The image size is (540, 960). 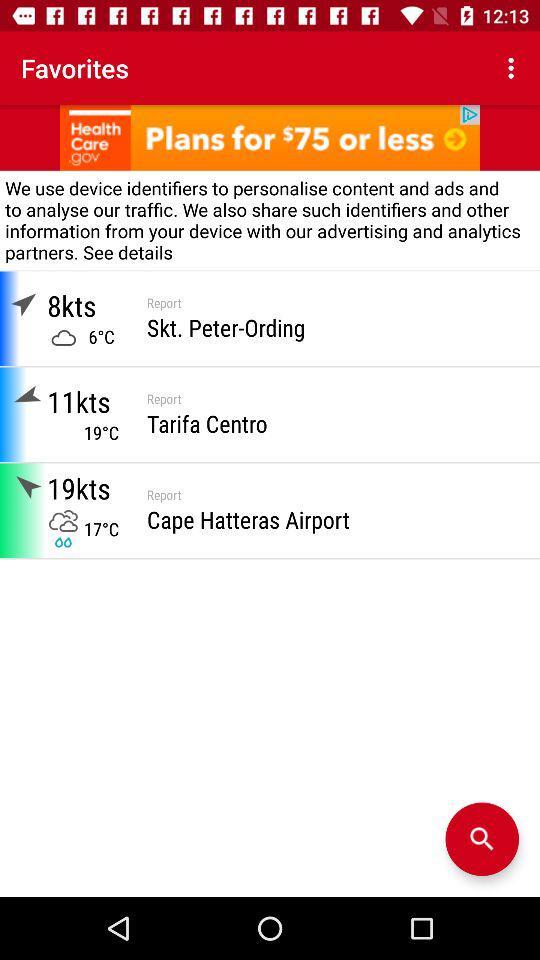 What do you see at coordinates (481, 839) in the screenshot?
I see `the search icon` at bounding box center [481, 839].